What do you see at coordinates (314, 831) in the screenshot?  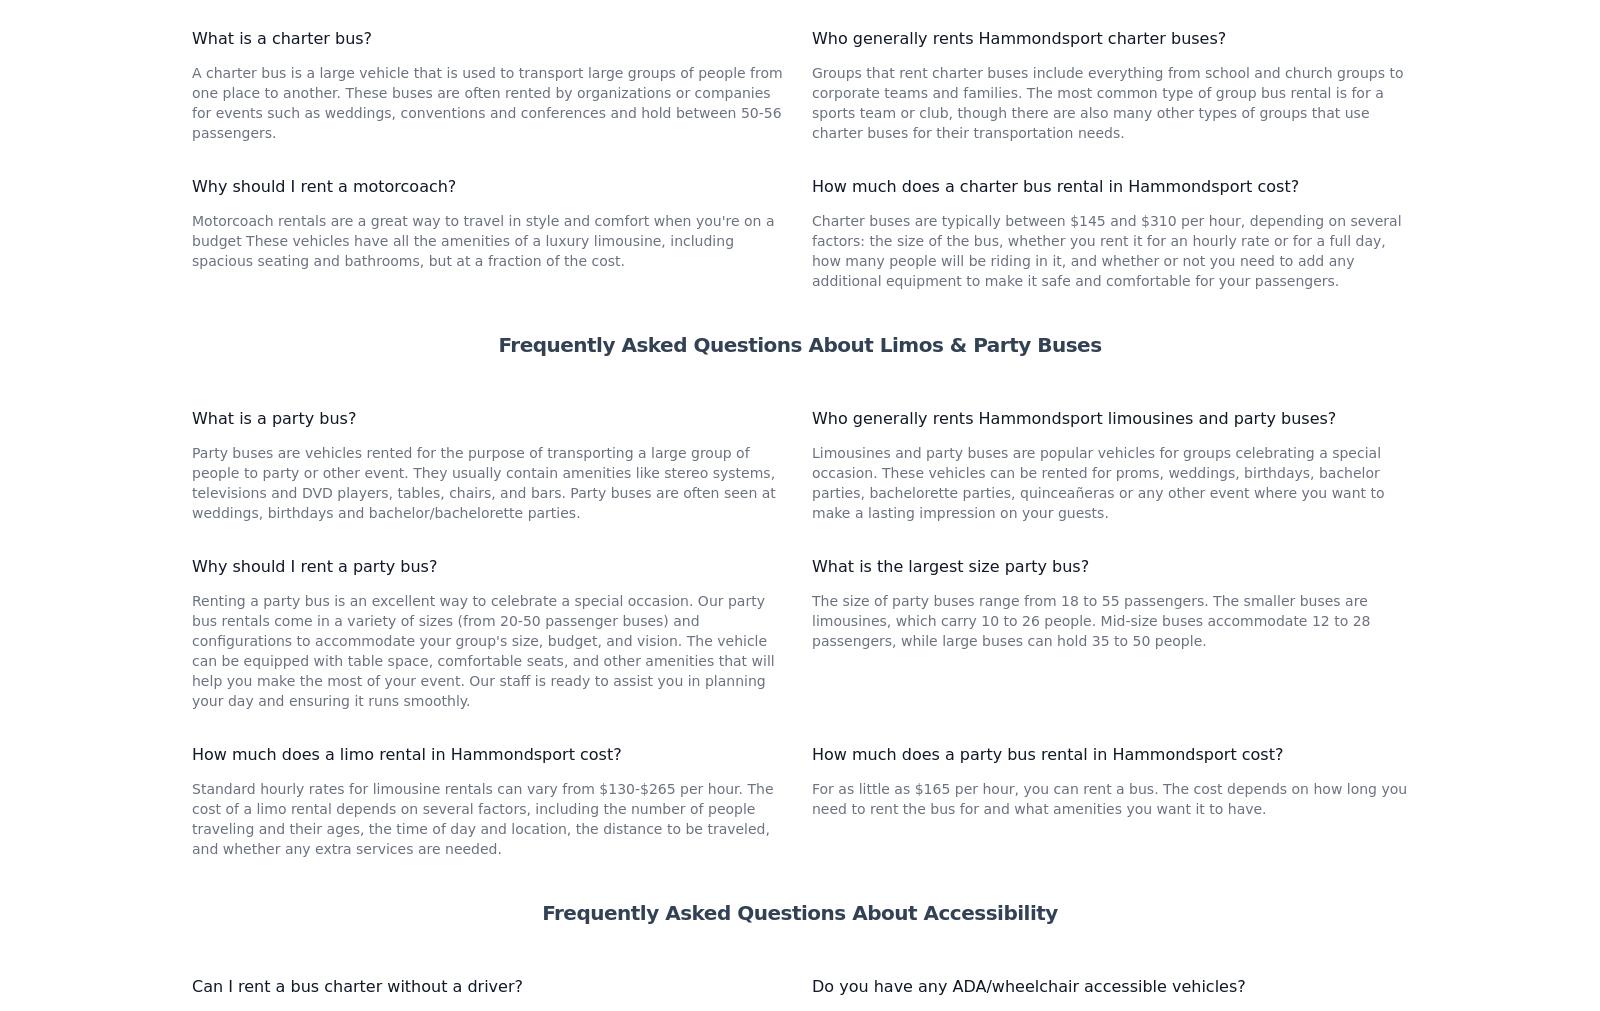 I see `'Why should I rent a party bus?'` at bounding box center [314, 831].